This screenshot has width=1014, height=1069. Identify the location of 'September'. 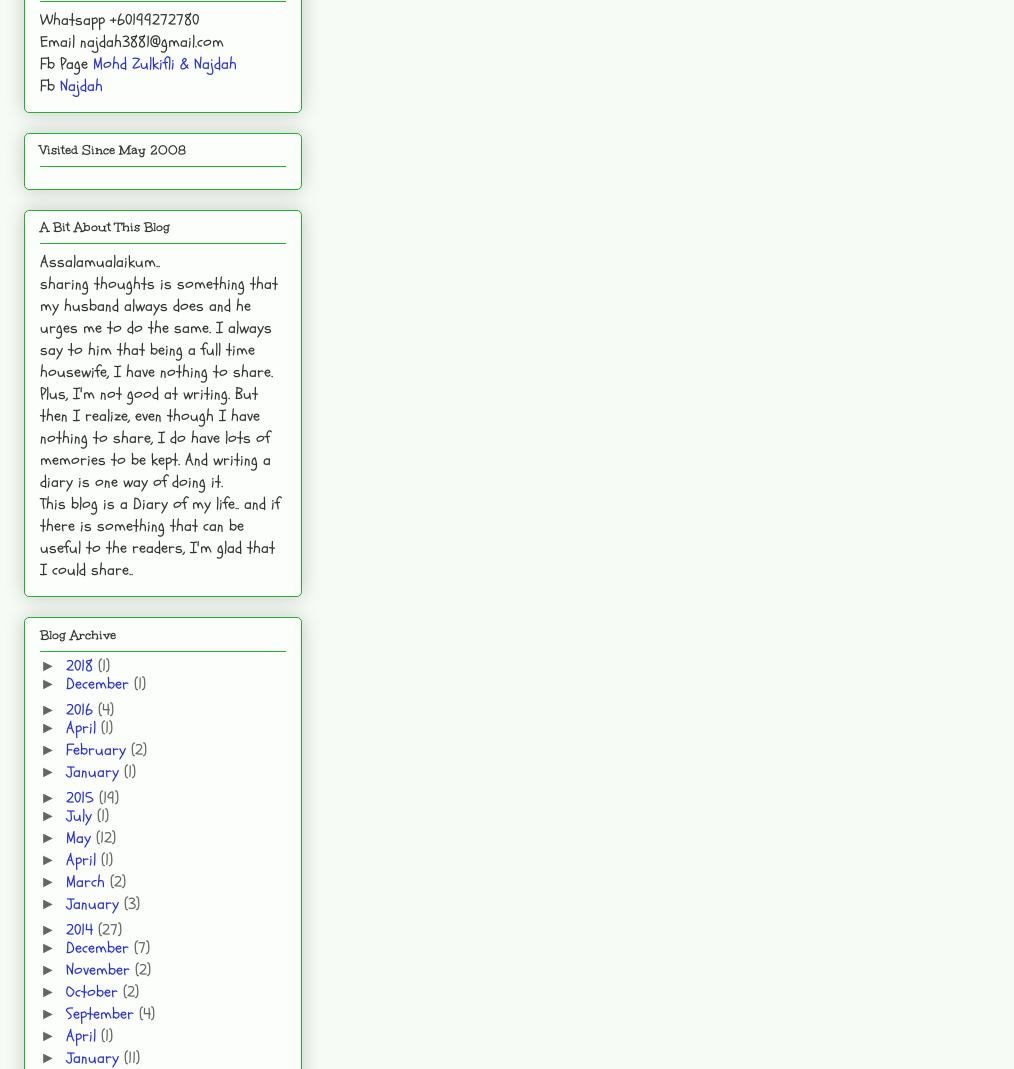
(101, 1012).